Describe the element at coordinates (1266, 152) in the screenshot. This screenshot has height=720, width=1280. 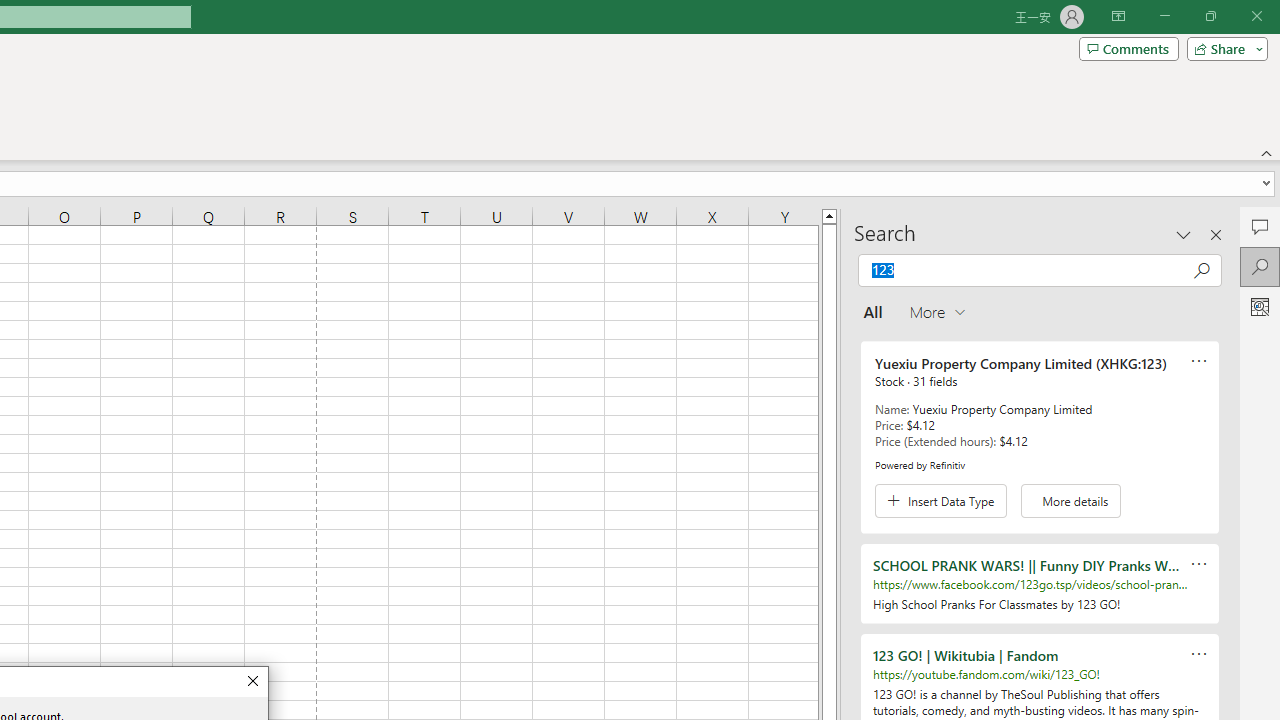
I see `'Collapse the Ribbon'` at that location.